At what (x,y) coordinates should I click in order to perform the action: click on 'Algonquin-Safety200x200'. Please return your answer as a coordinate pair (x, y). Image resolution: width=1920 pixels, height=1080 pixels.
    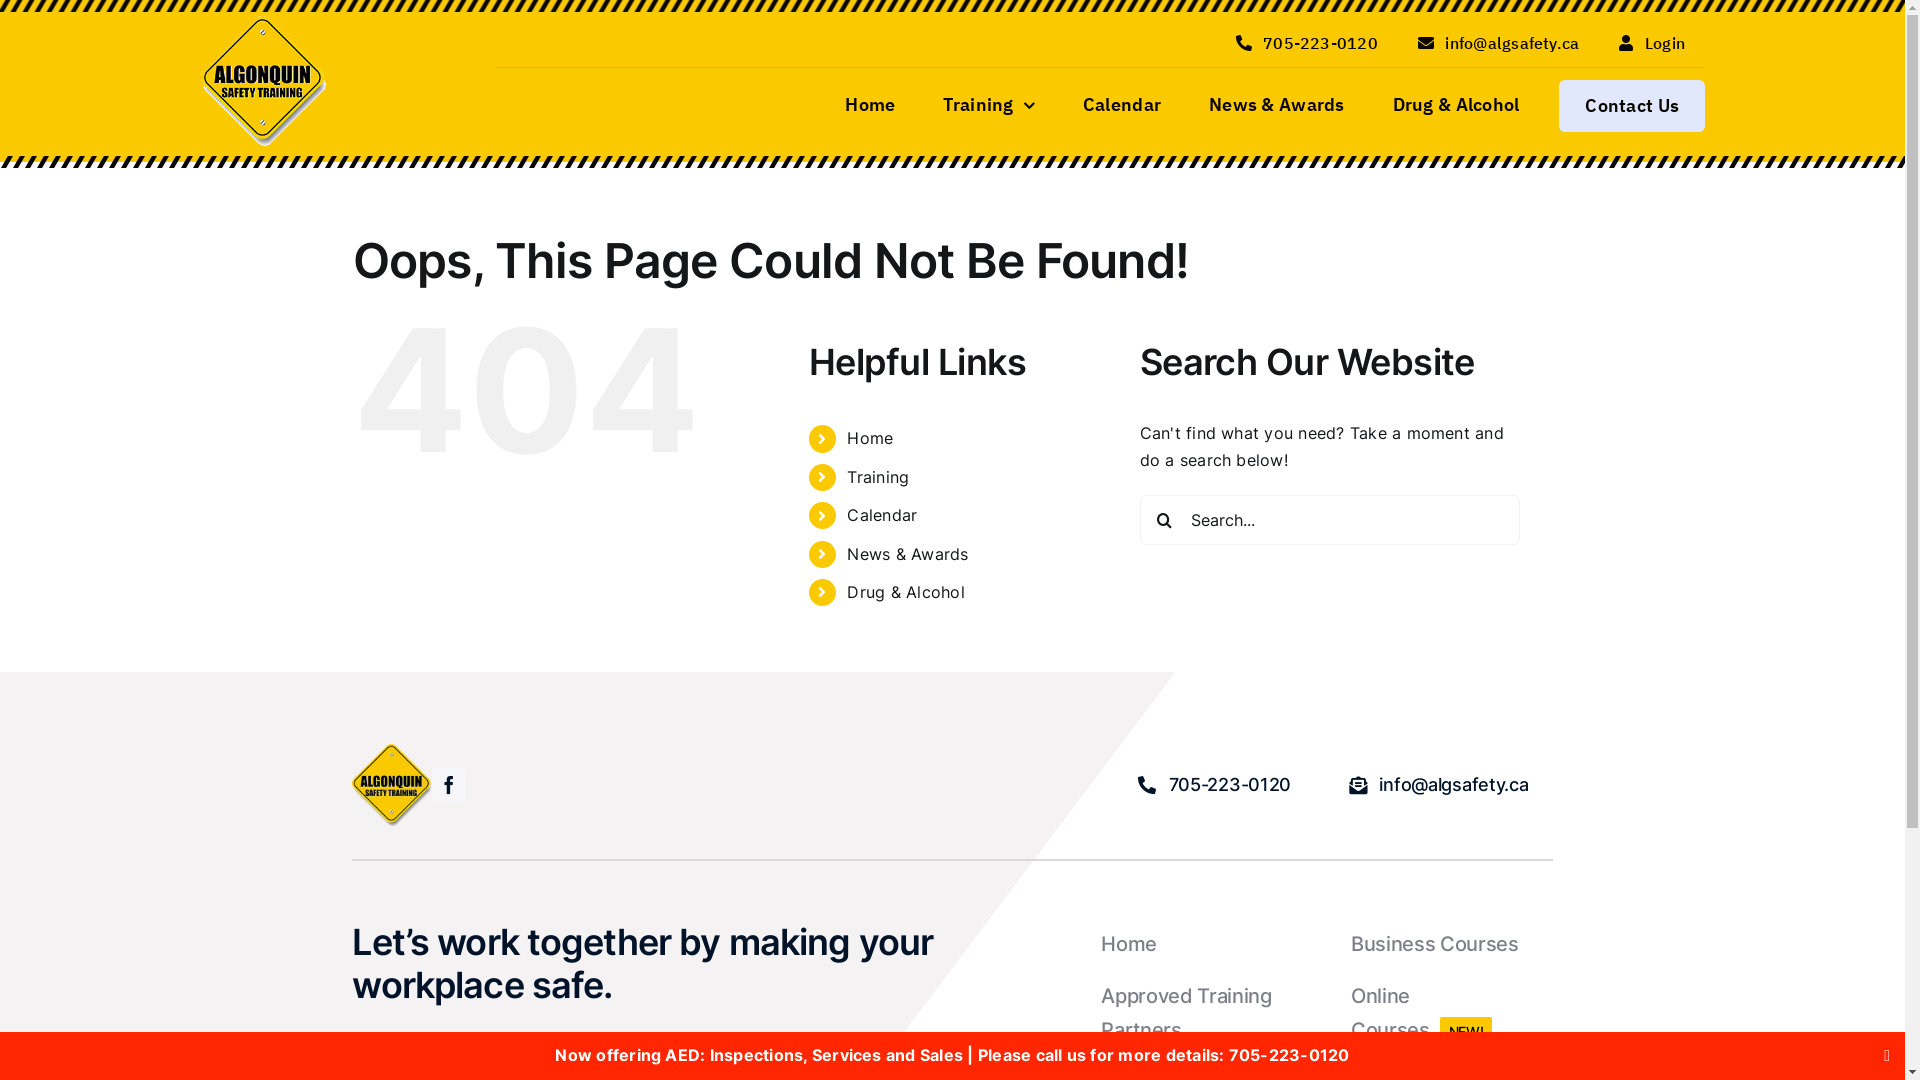
    Looking at the image, I should click on (392, 784).